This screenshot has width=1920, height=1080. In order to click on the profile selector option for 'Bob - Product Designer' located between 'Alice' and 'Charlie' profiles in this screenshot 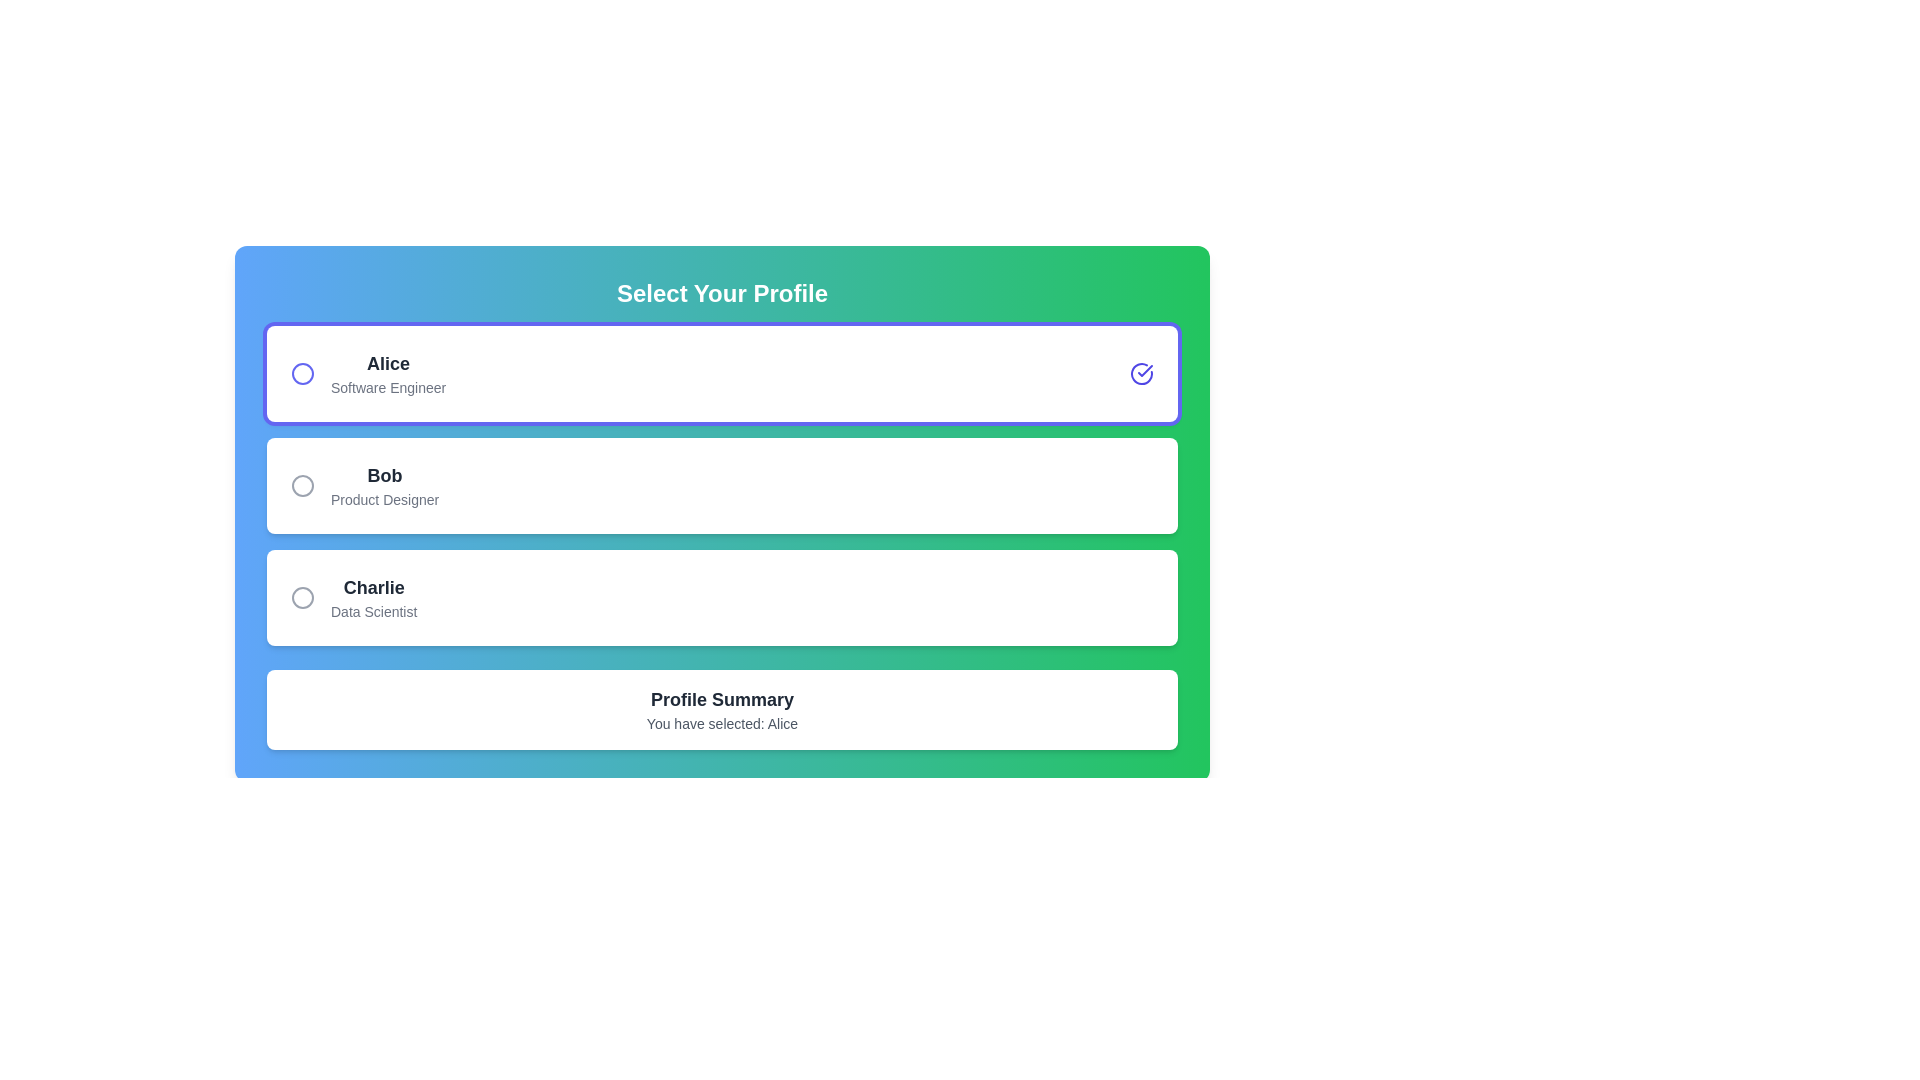, I will do `click(365, 486)`.